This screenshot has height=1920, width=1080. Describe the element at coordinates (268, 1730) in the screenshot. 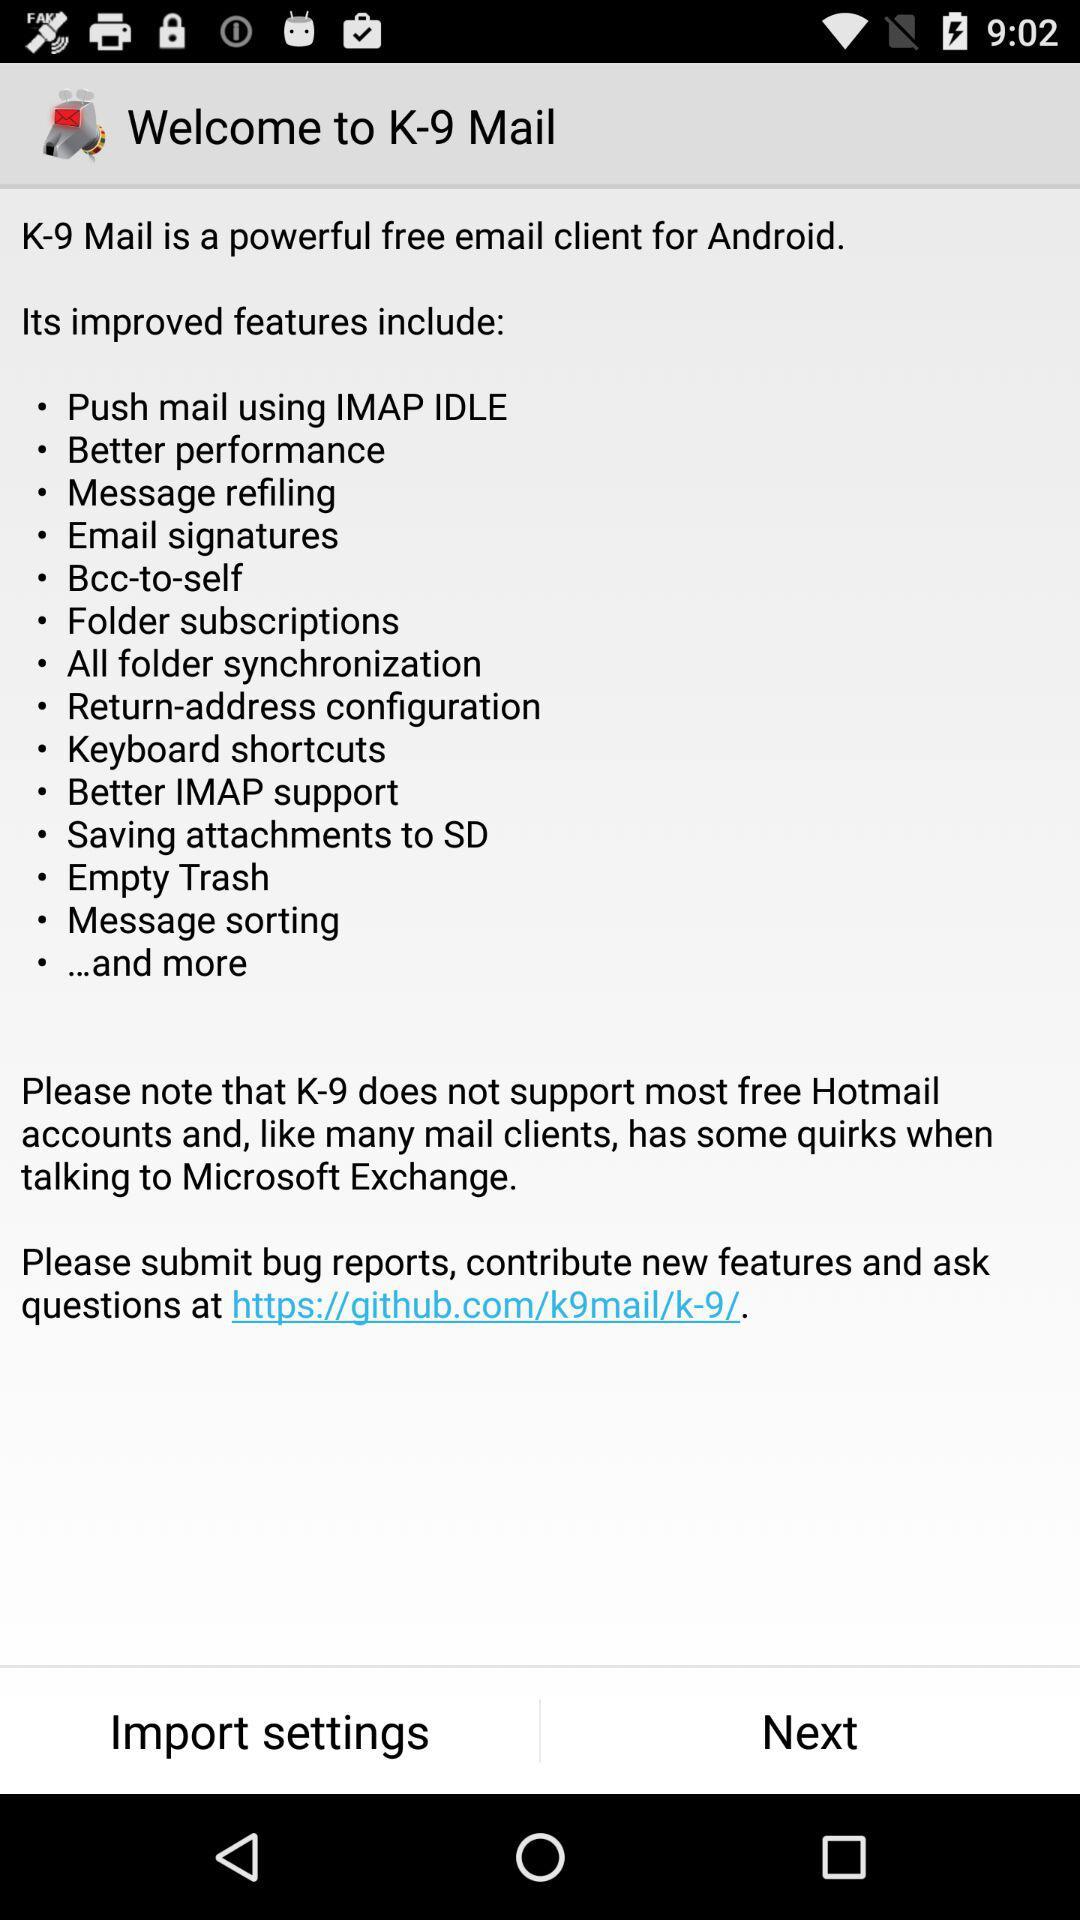

I see `the item next to the next icon` at that location.